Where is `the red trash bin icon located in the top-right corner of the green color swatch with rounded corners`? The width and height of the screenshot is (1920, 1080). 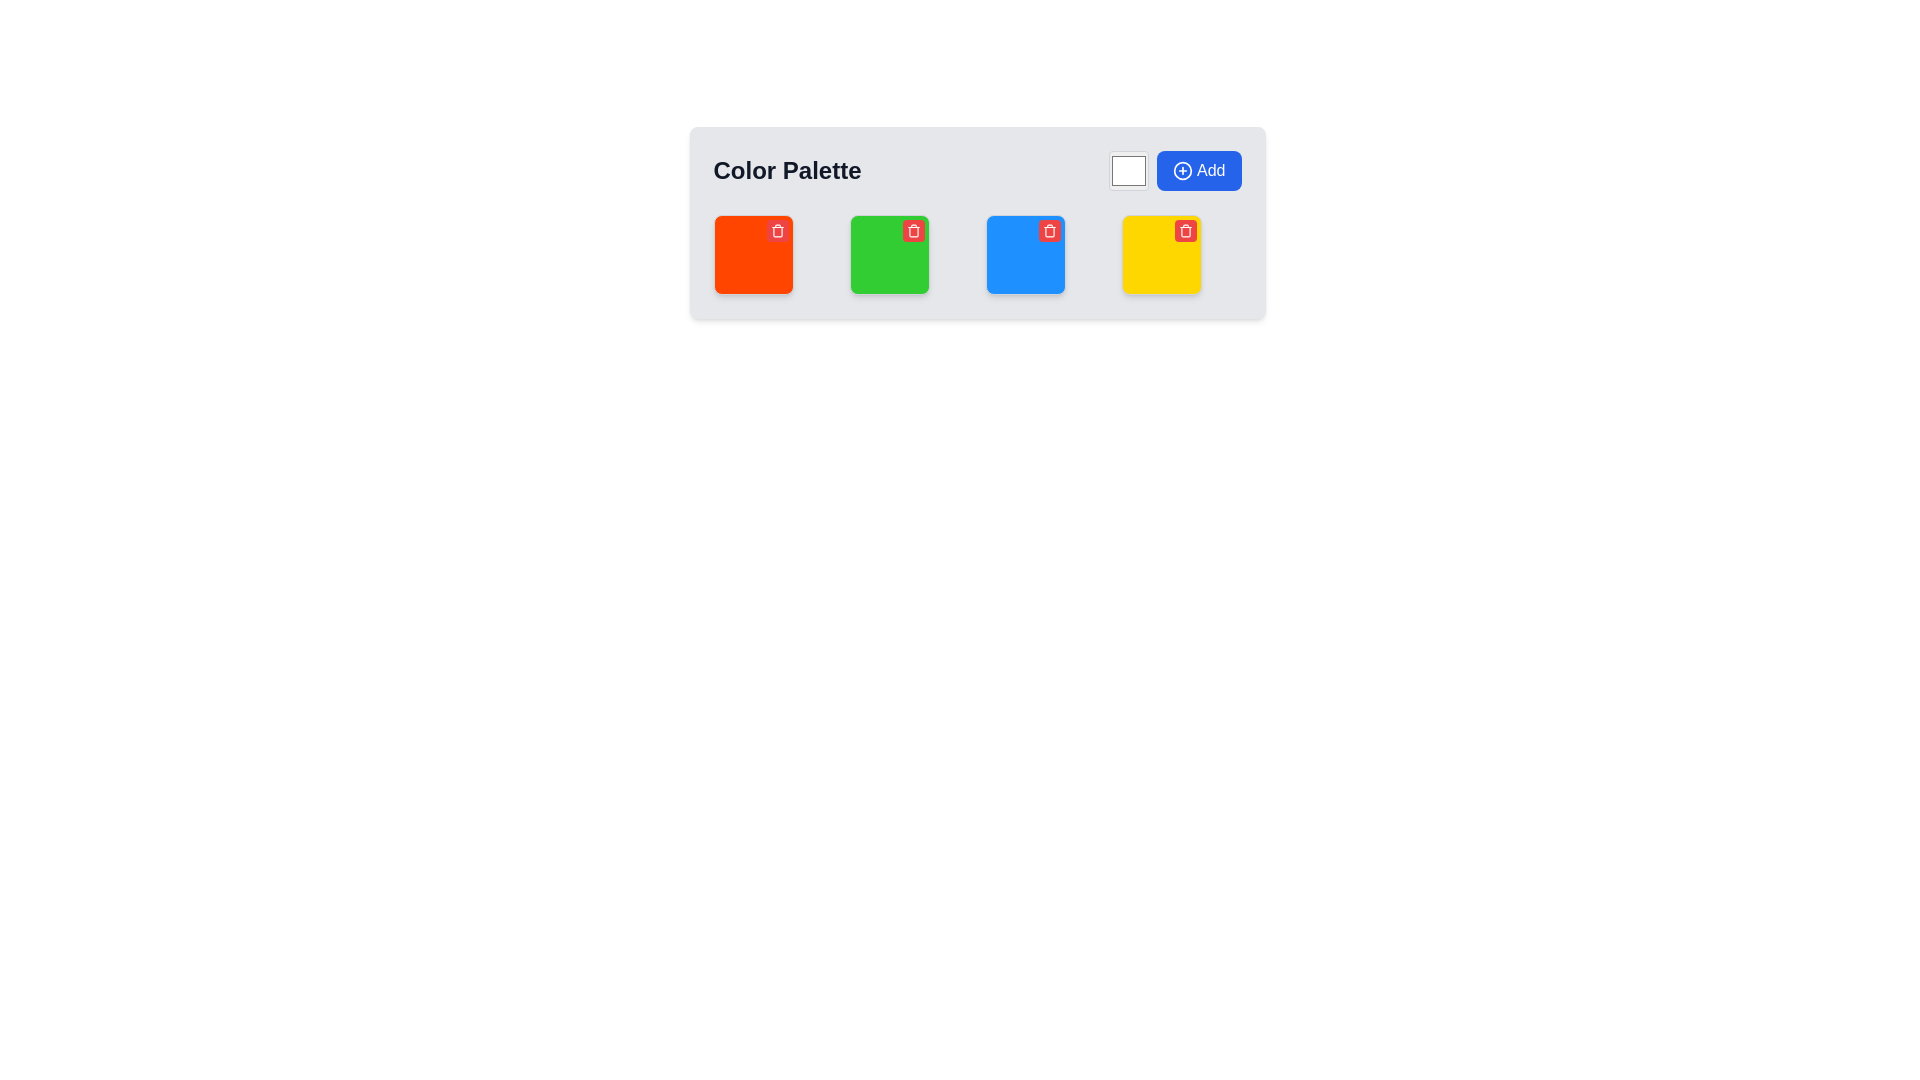
the red trash bin icon located in the top-right corner of the green color swatch with rounded corners is located at coordinates (888, 253).